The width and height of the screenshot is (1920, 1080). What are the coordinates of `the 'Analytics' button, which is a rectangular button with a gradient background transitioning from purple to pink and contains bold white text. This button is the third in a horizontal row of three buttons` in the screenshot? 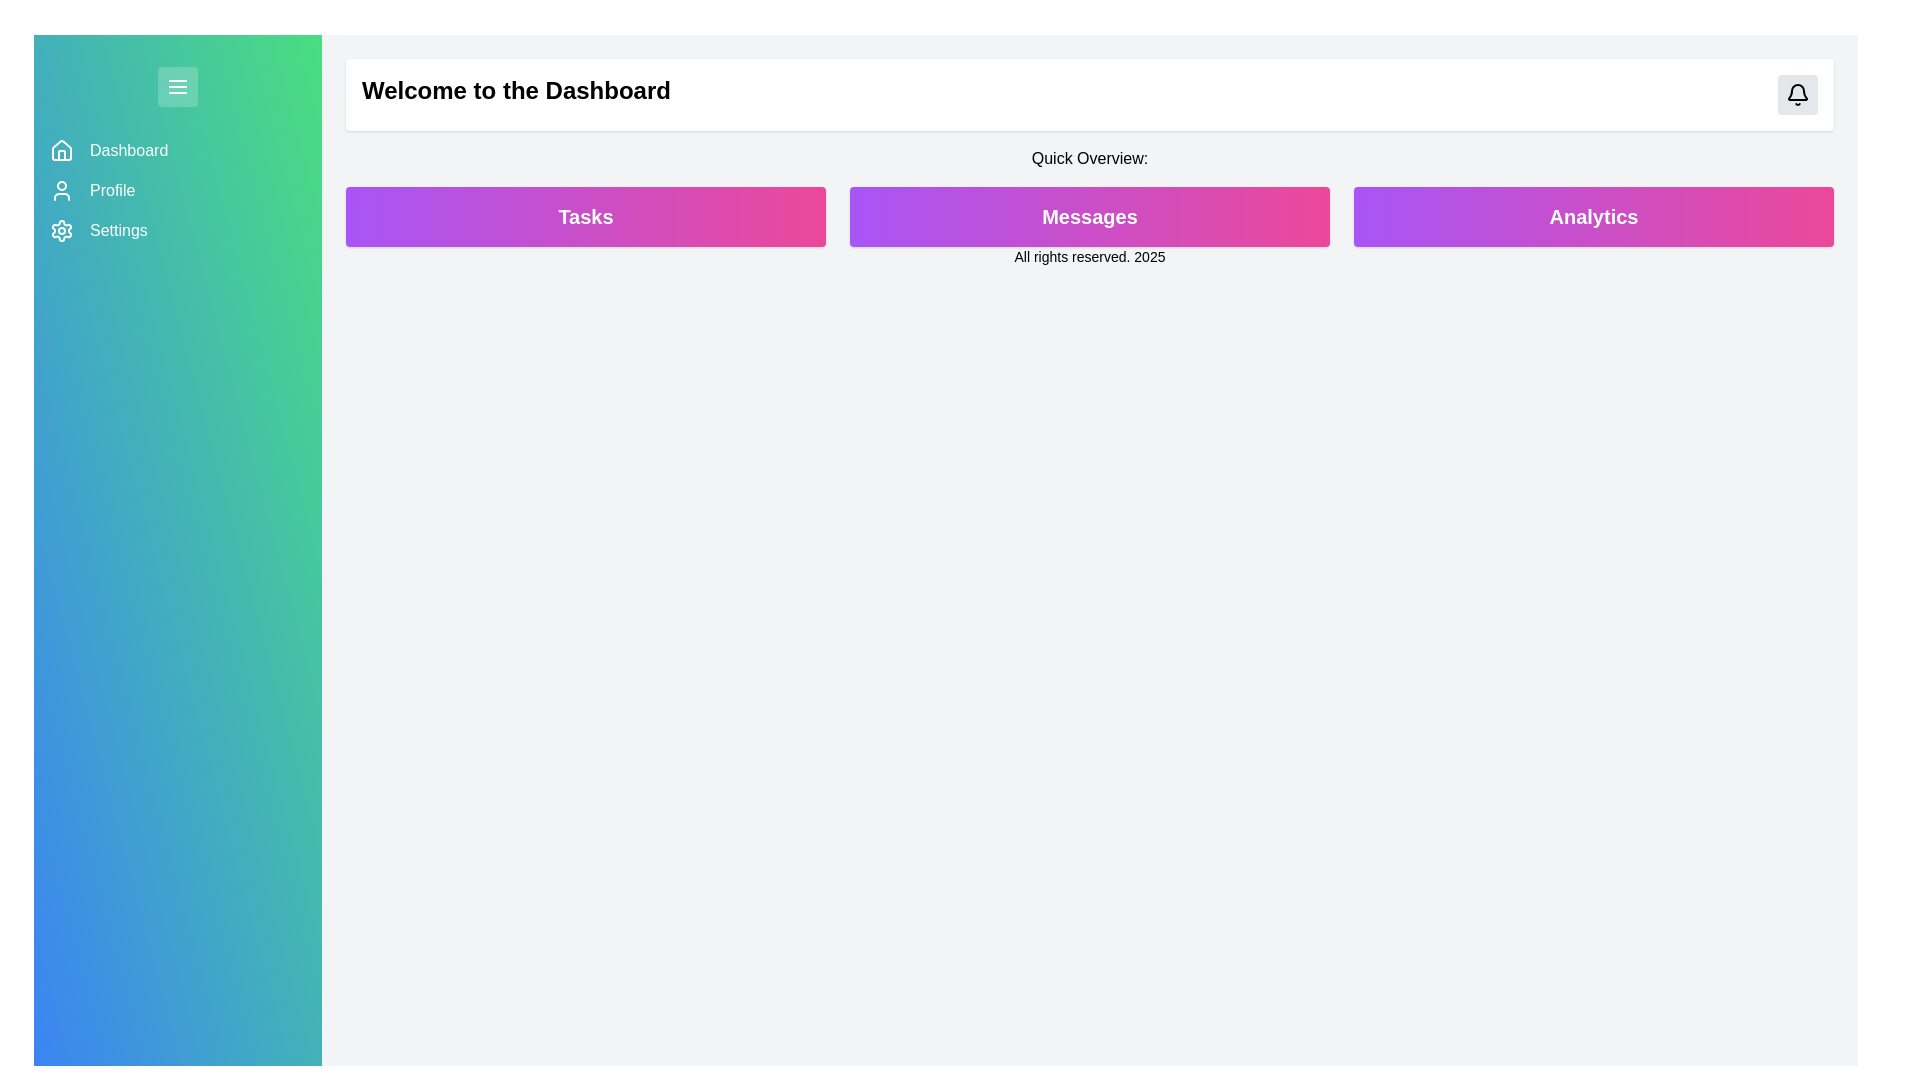 It's located at (1592, 216).